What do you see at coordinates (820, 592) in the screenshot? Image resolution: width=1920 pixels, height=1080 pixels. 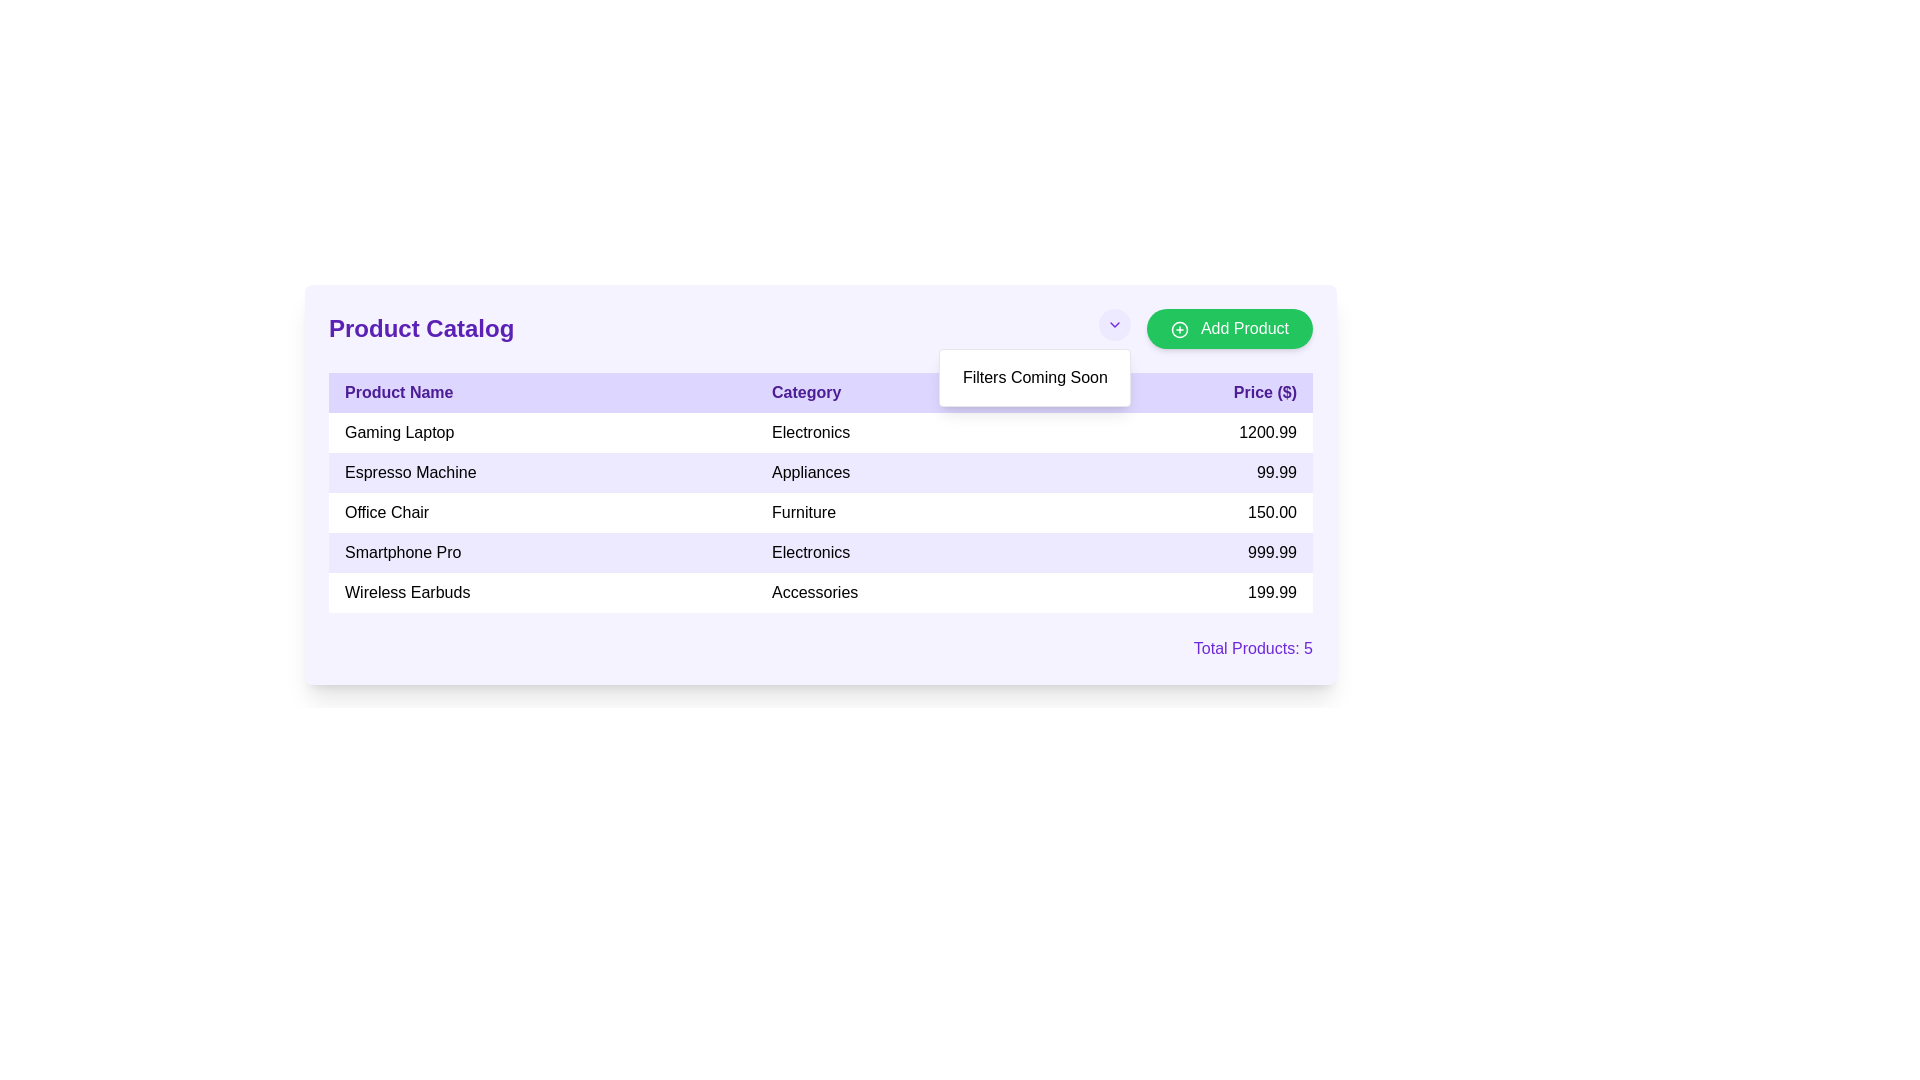 I see `information from the fifth table row containing 'Wireless Earbuds' in the first column, 'Accessories' in the second column, and '199.99' in the third column, which has a light violet background` at bounding box center [820, 592].